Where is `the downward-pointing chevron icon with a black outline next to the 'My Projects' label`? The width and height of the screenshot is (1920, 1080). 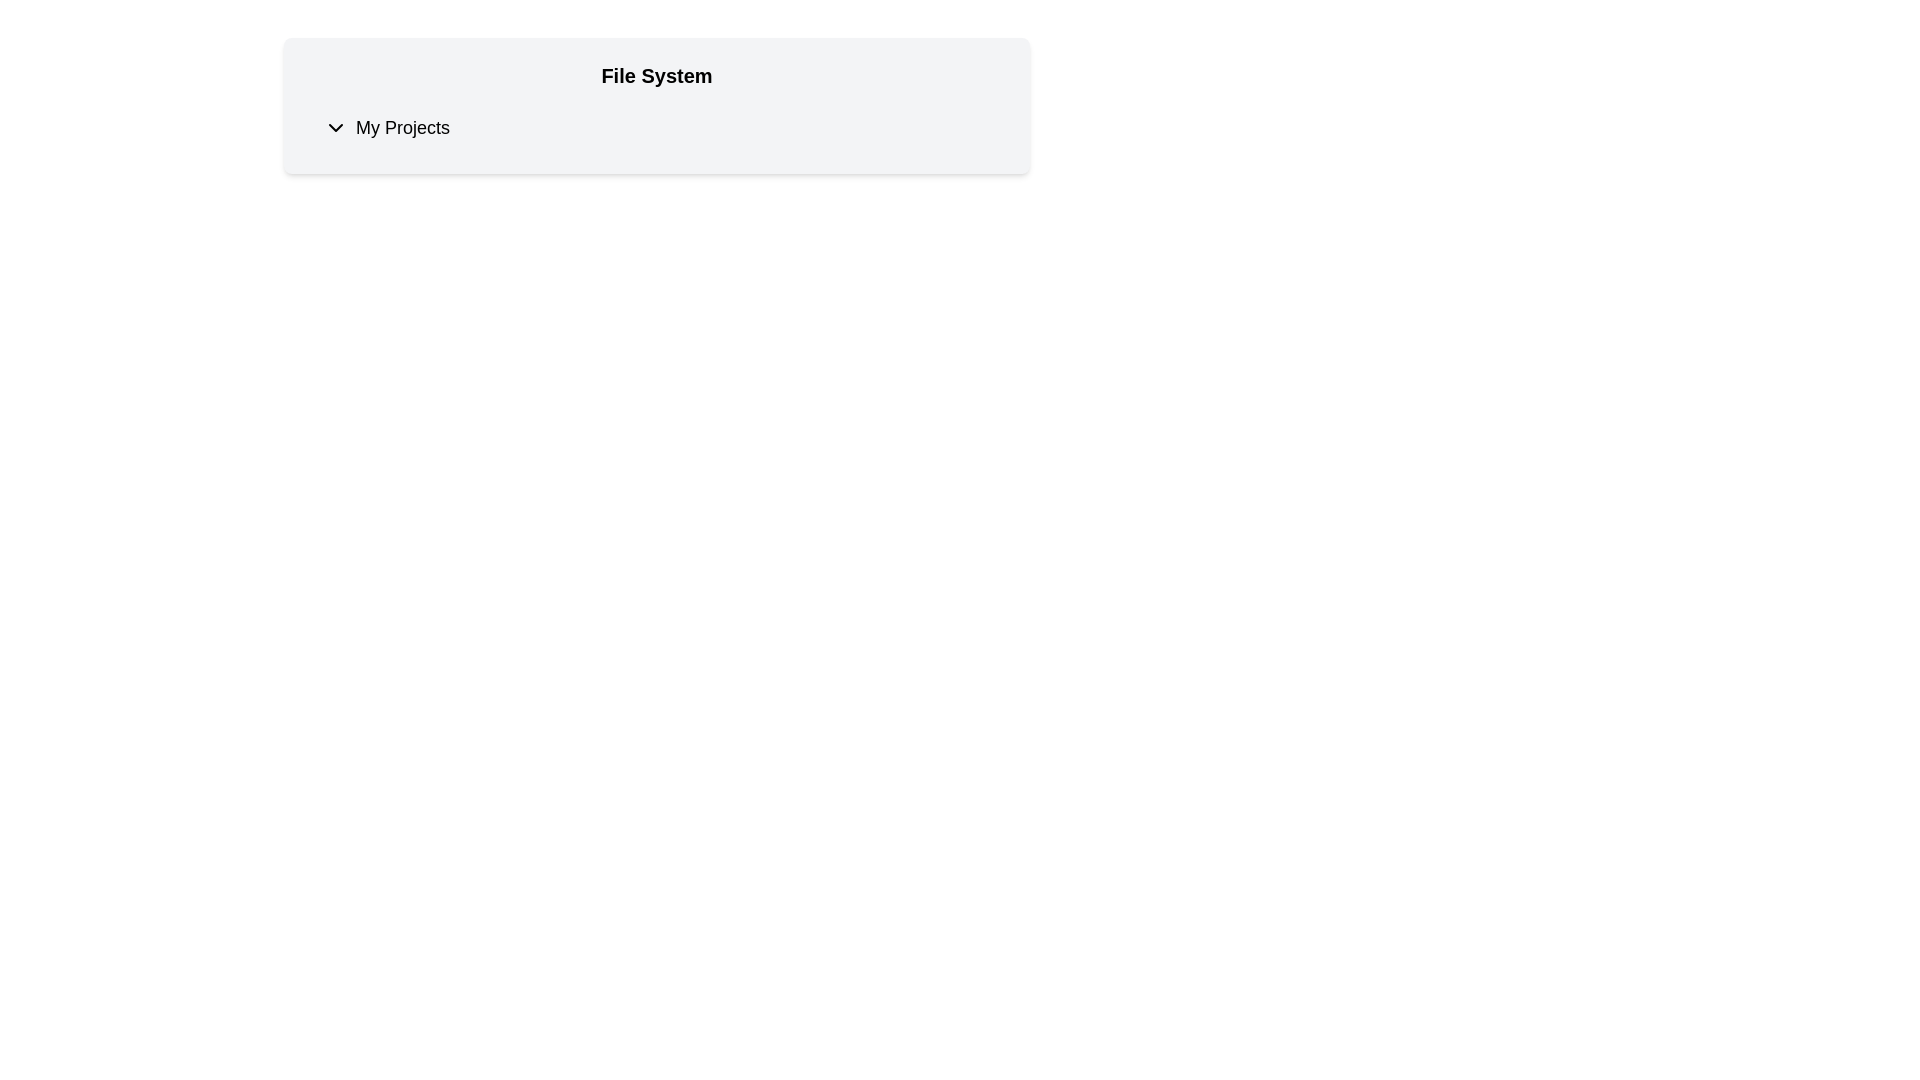 the downward-pointing chevron icon with a black outline next to the 'My Projects' label is located at coordinates (336, 127).